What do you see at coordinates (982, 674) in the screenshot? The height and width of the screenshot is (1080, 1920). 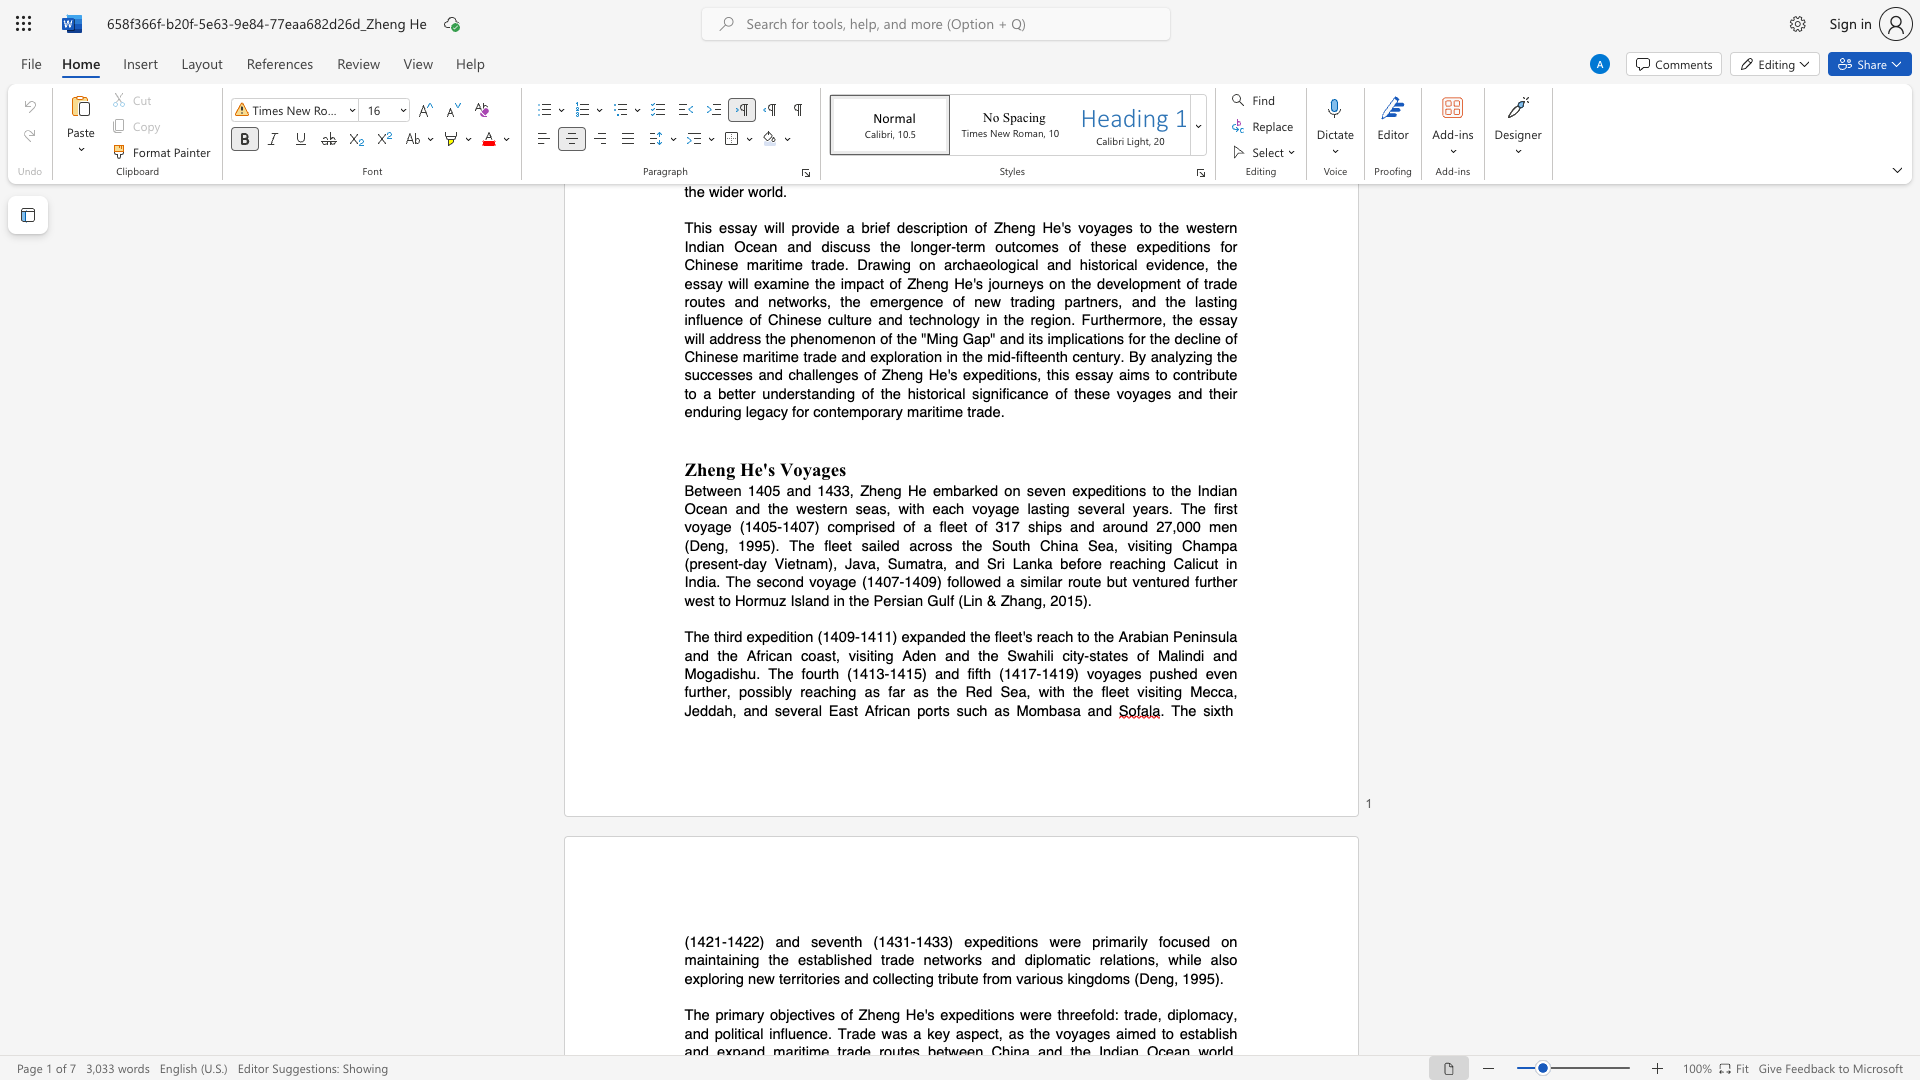 I see `the subset text "h (1417-1419) v" within the text "The third expedition (1409-1411) expanded the fleet"` at bounding box center [982, 674].